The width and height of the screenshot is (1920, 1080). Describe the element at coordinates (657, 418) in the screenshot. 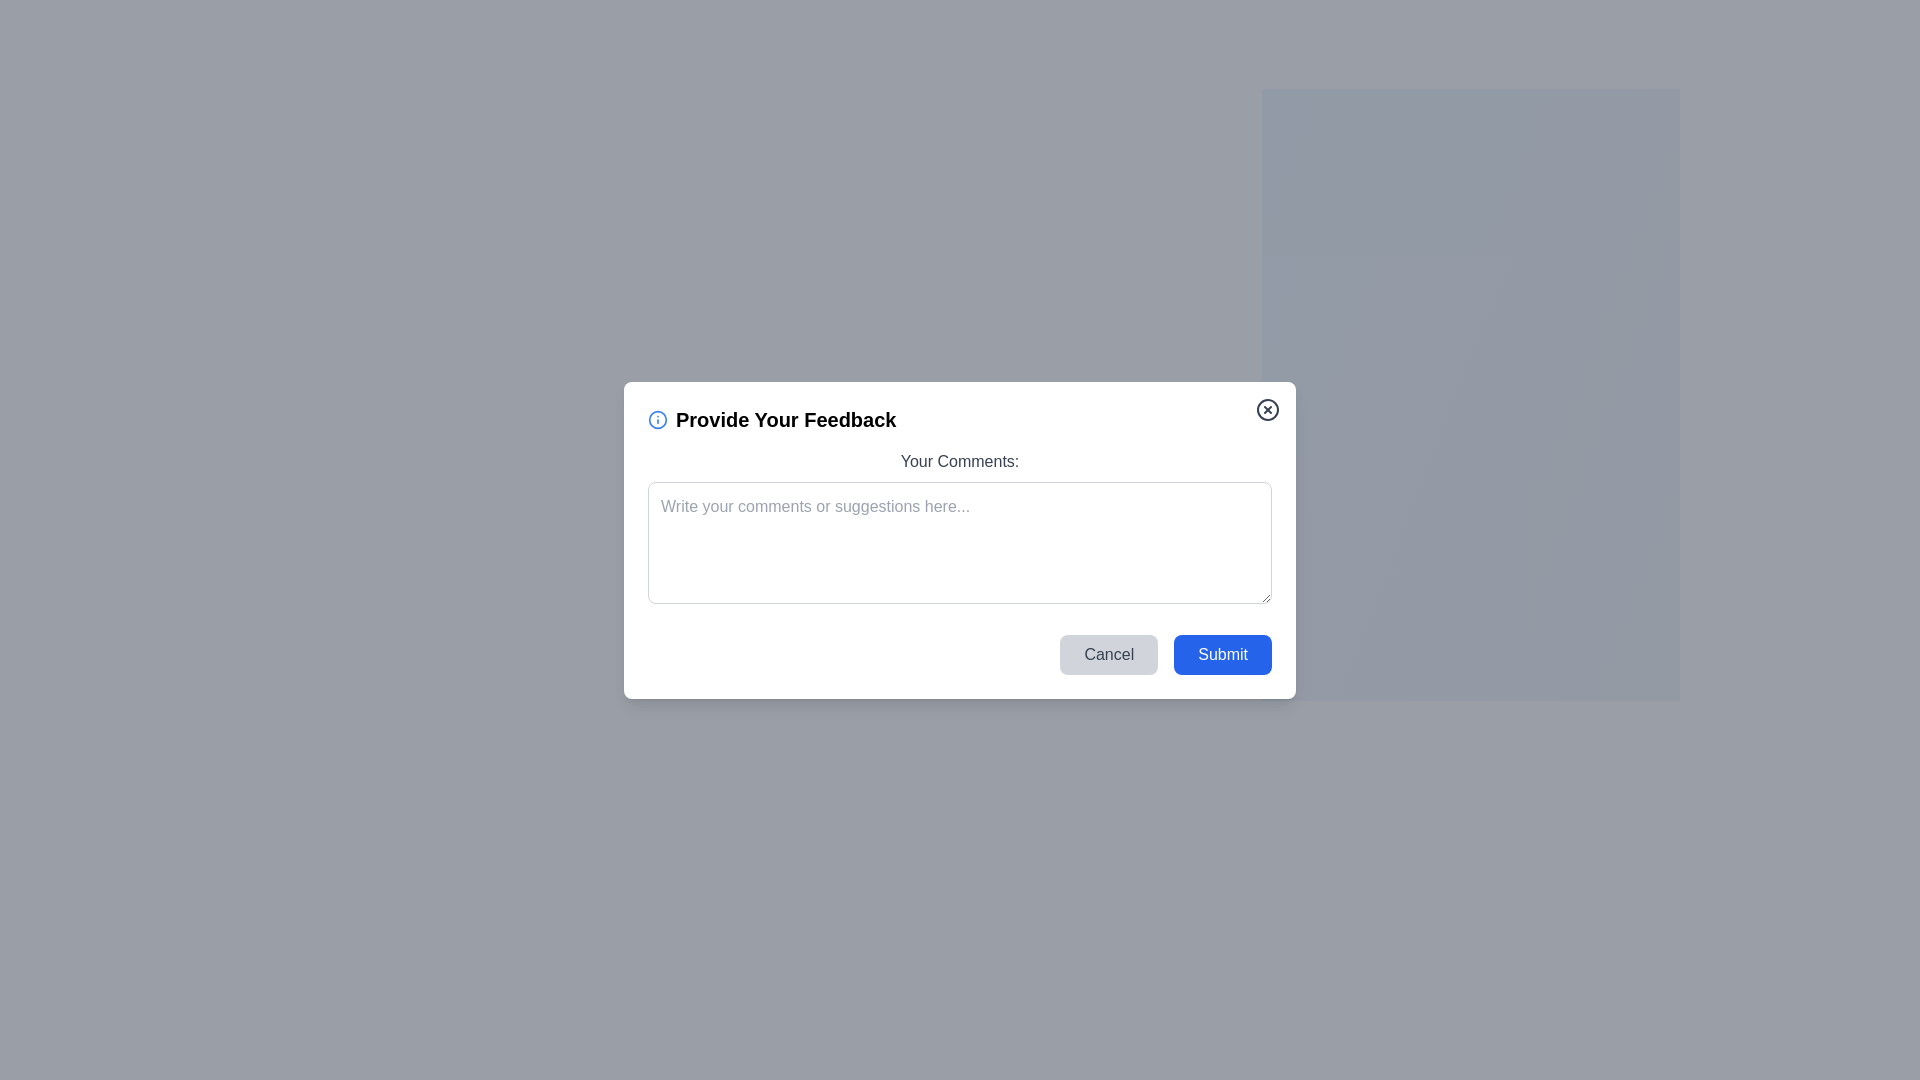

I see `the small circular information icon with a blue stroke located at the beginning of the header, to the left of the 'Provide Your Feedback' text` at that location.